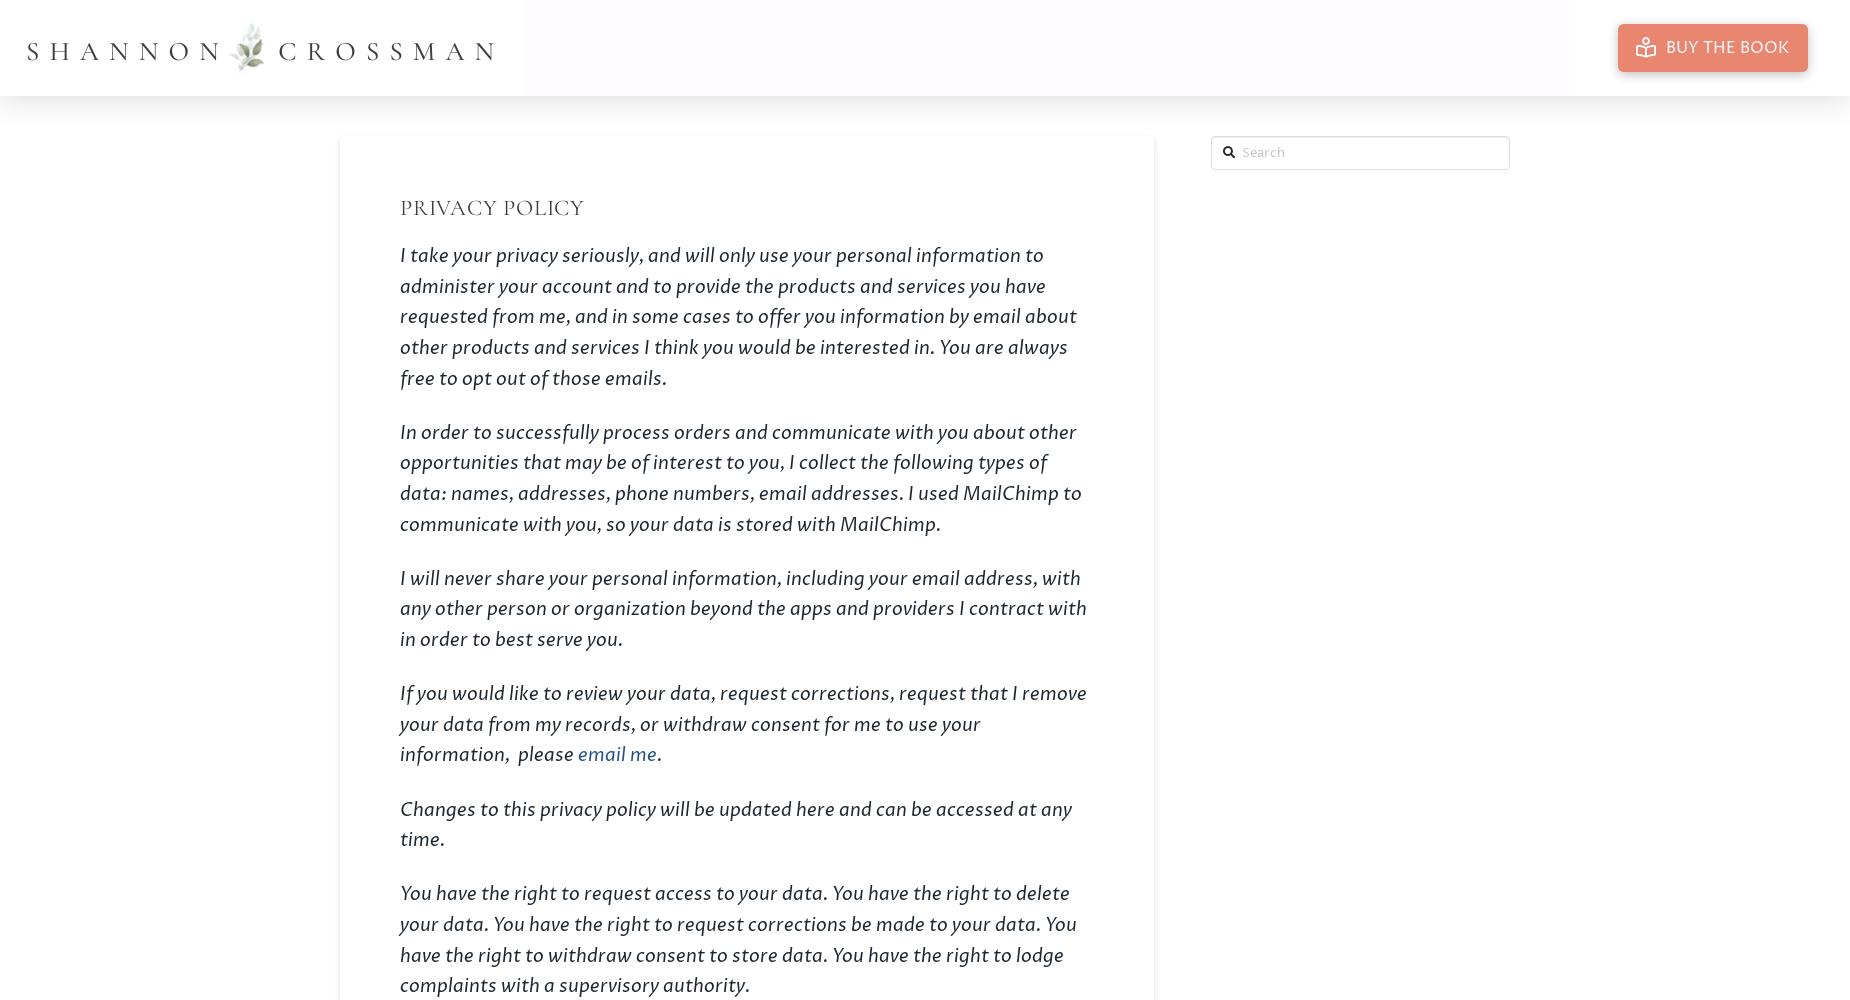 The height and width of the screenshot is (1000, 1850). Describe the element at coordinates (659, 755) in the screenshot. I see `'.'` at that location.